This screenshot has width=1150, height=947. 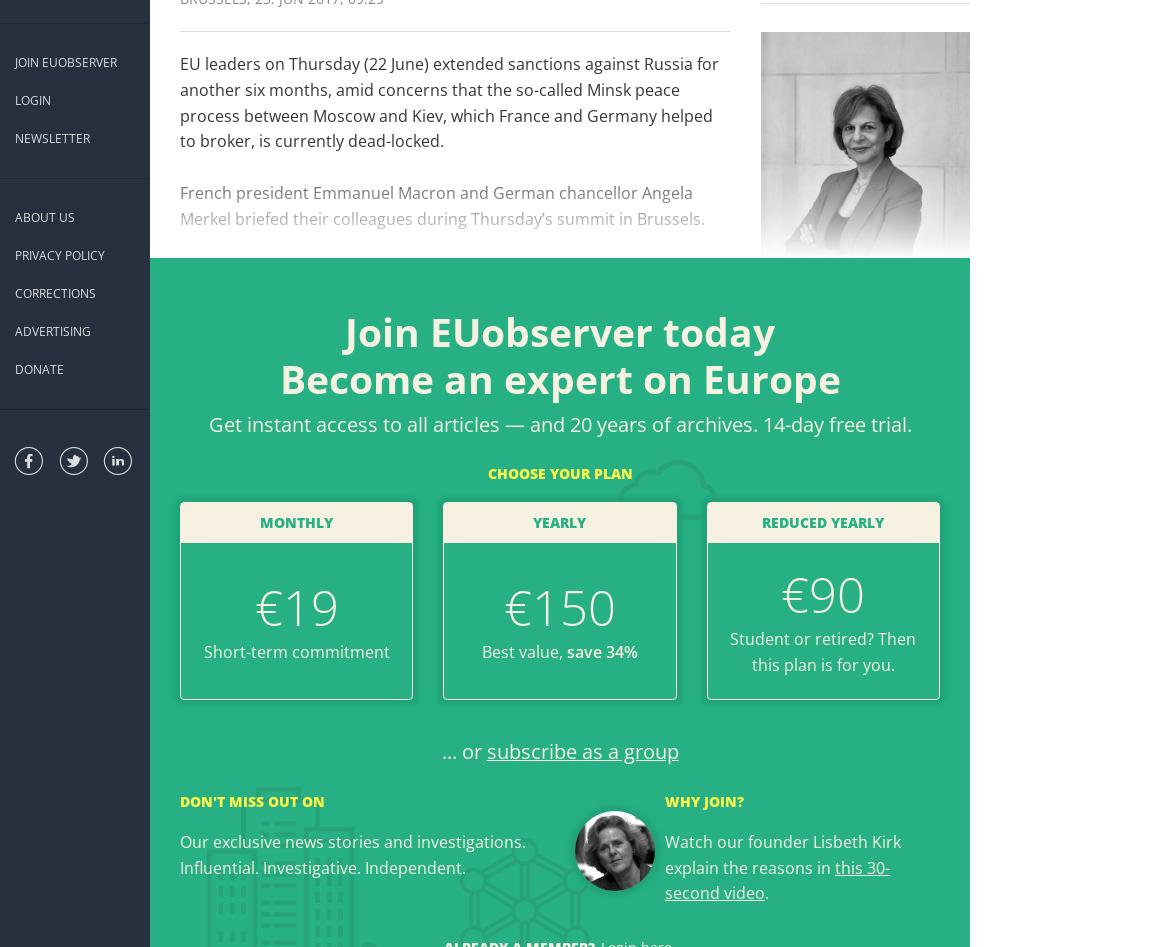 What do you see at coordinates (449, 101) in the screenshot?
I see `'EU leaders on Thursday (22 June) extended sanctions against Russia for another six months, amid concerns that the so-called Minsk peace process between Moscow and Kiev, which France and Germany helped to broker, is currently dead-locked.'` at bounding box center [449, 101].